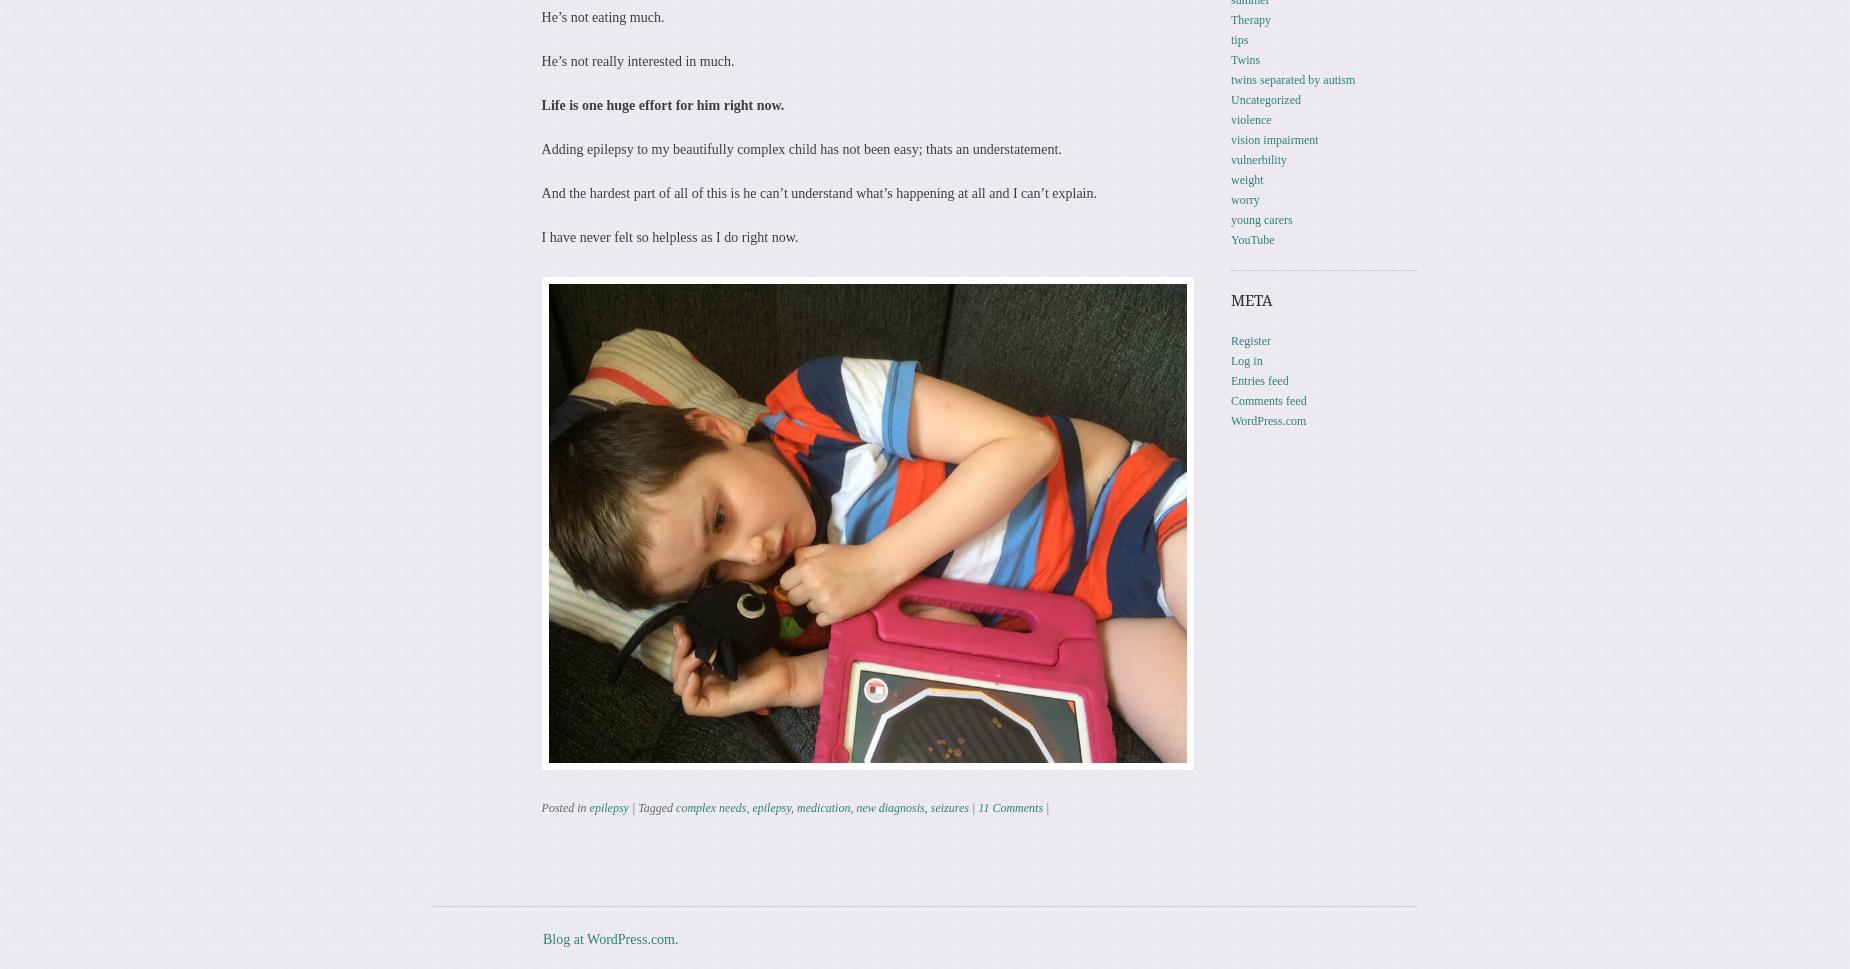 Image resolution: width=1850 pixels, height=969 pixels. I want to click on 'YouTube', so click(1251, 237).